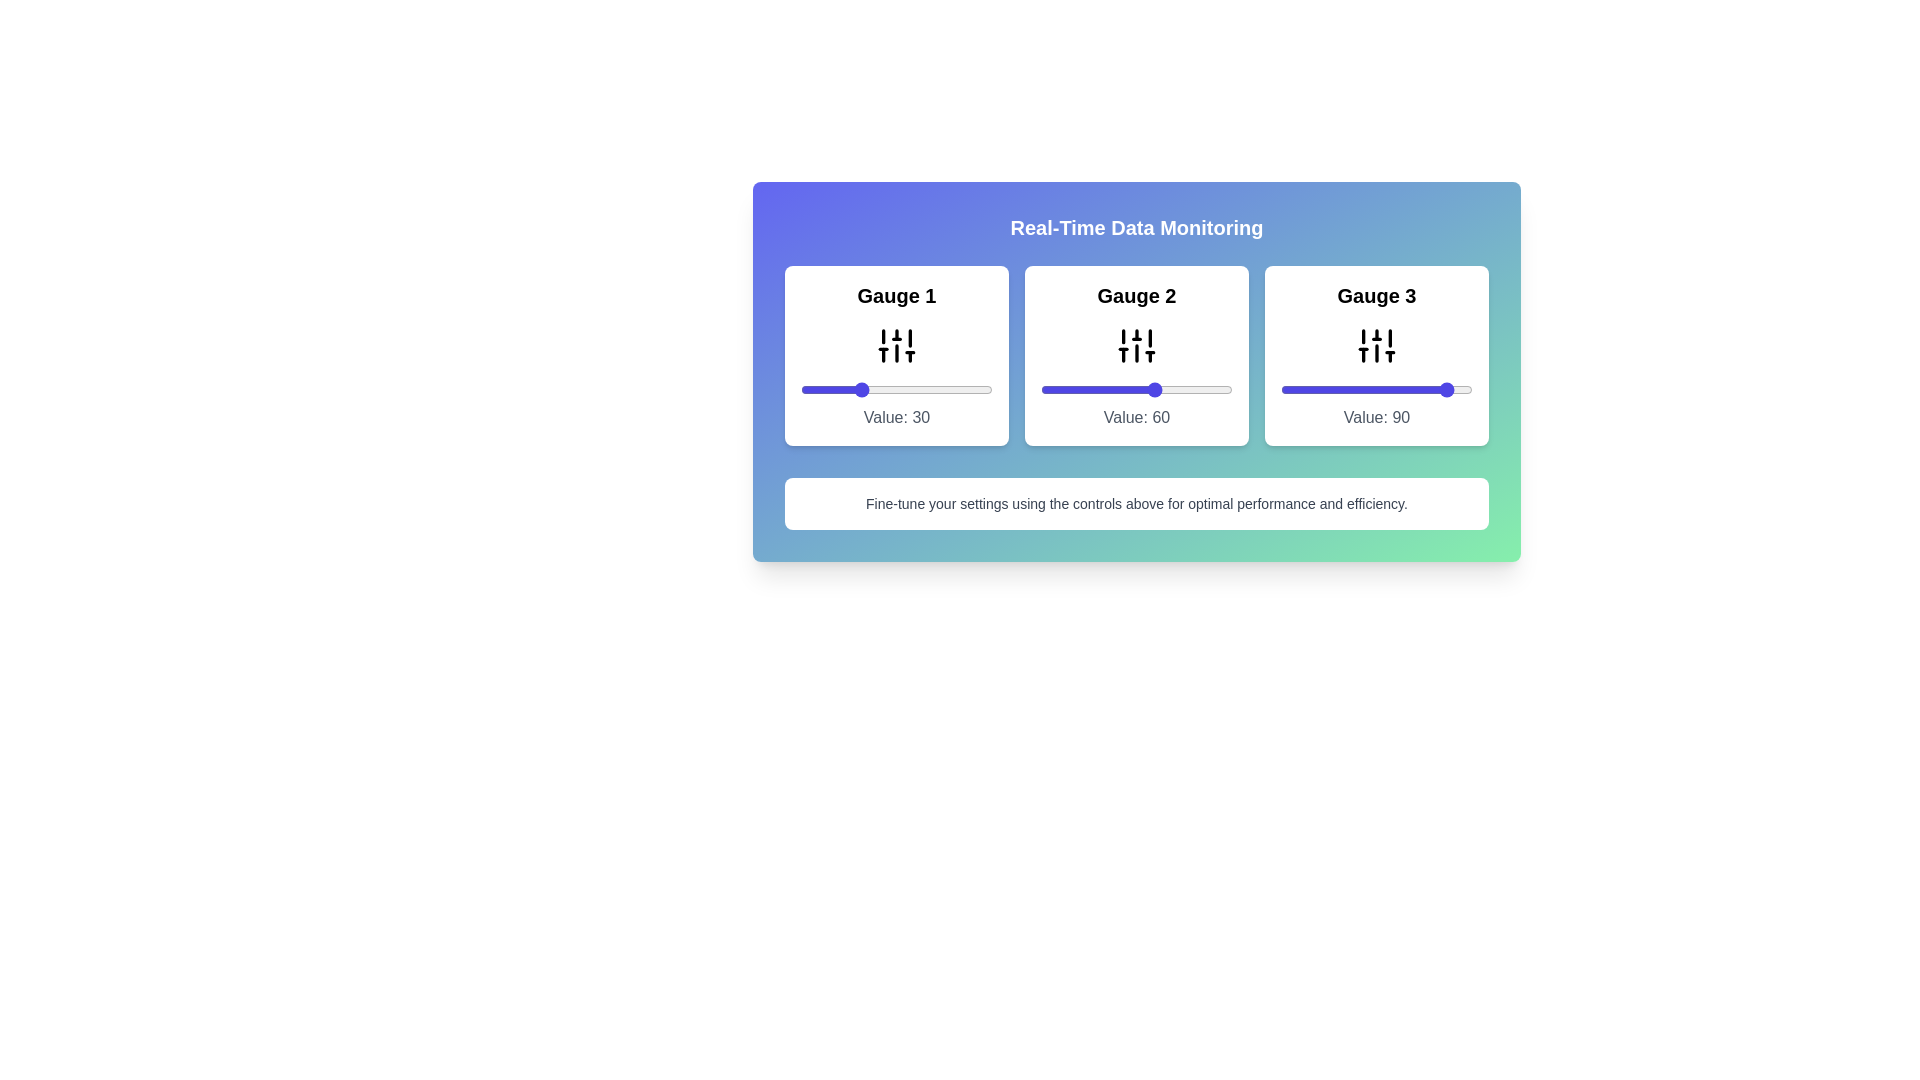  What do you see at coordinates (1137, 354) in the screenshot?
I see `the interactive panel with the slider titled 'Gauge 2', which displays the value 60 and is located between 'Gauge 1' and 'Gauge 3'` at bounding box center [1137, 354].